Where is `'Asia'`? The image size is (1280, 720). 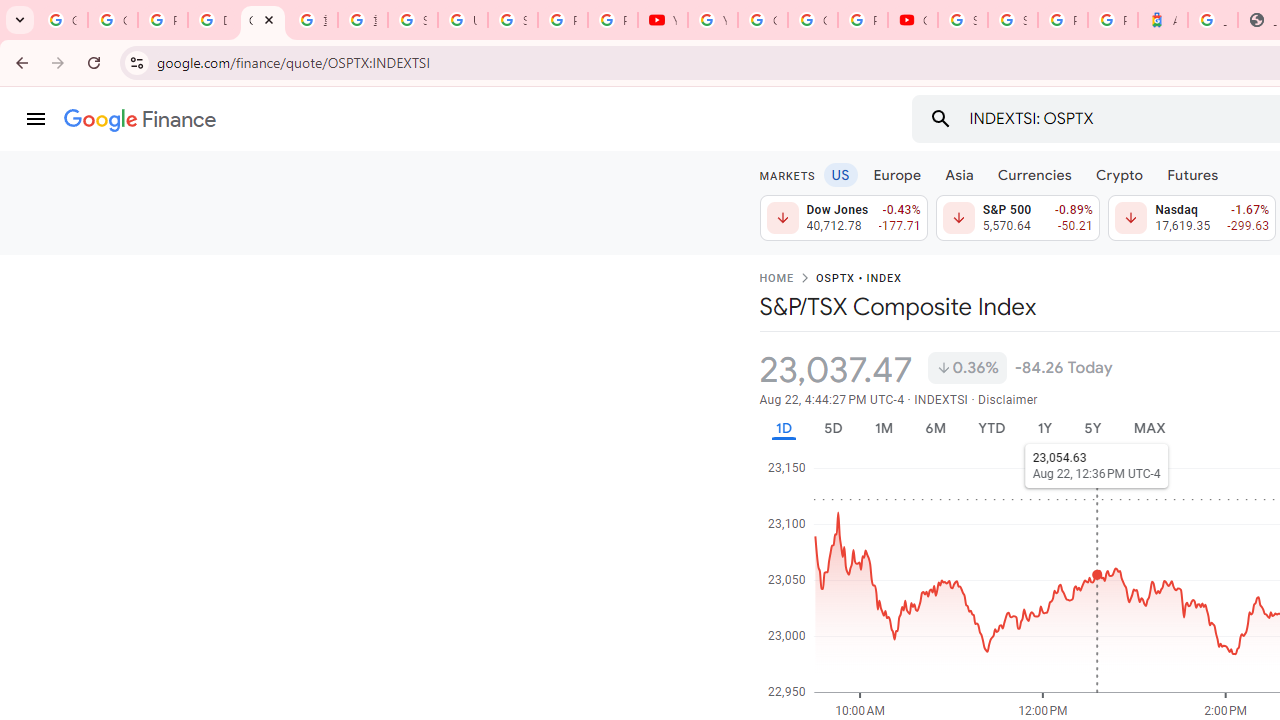 'Asia' is located at coordinates (958, 173).